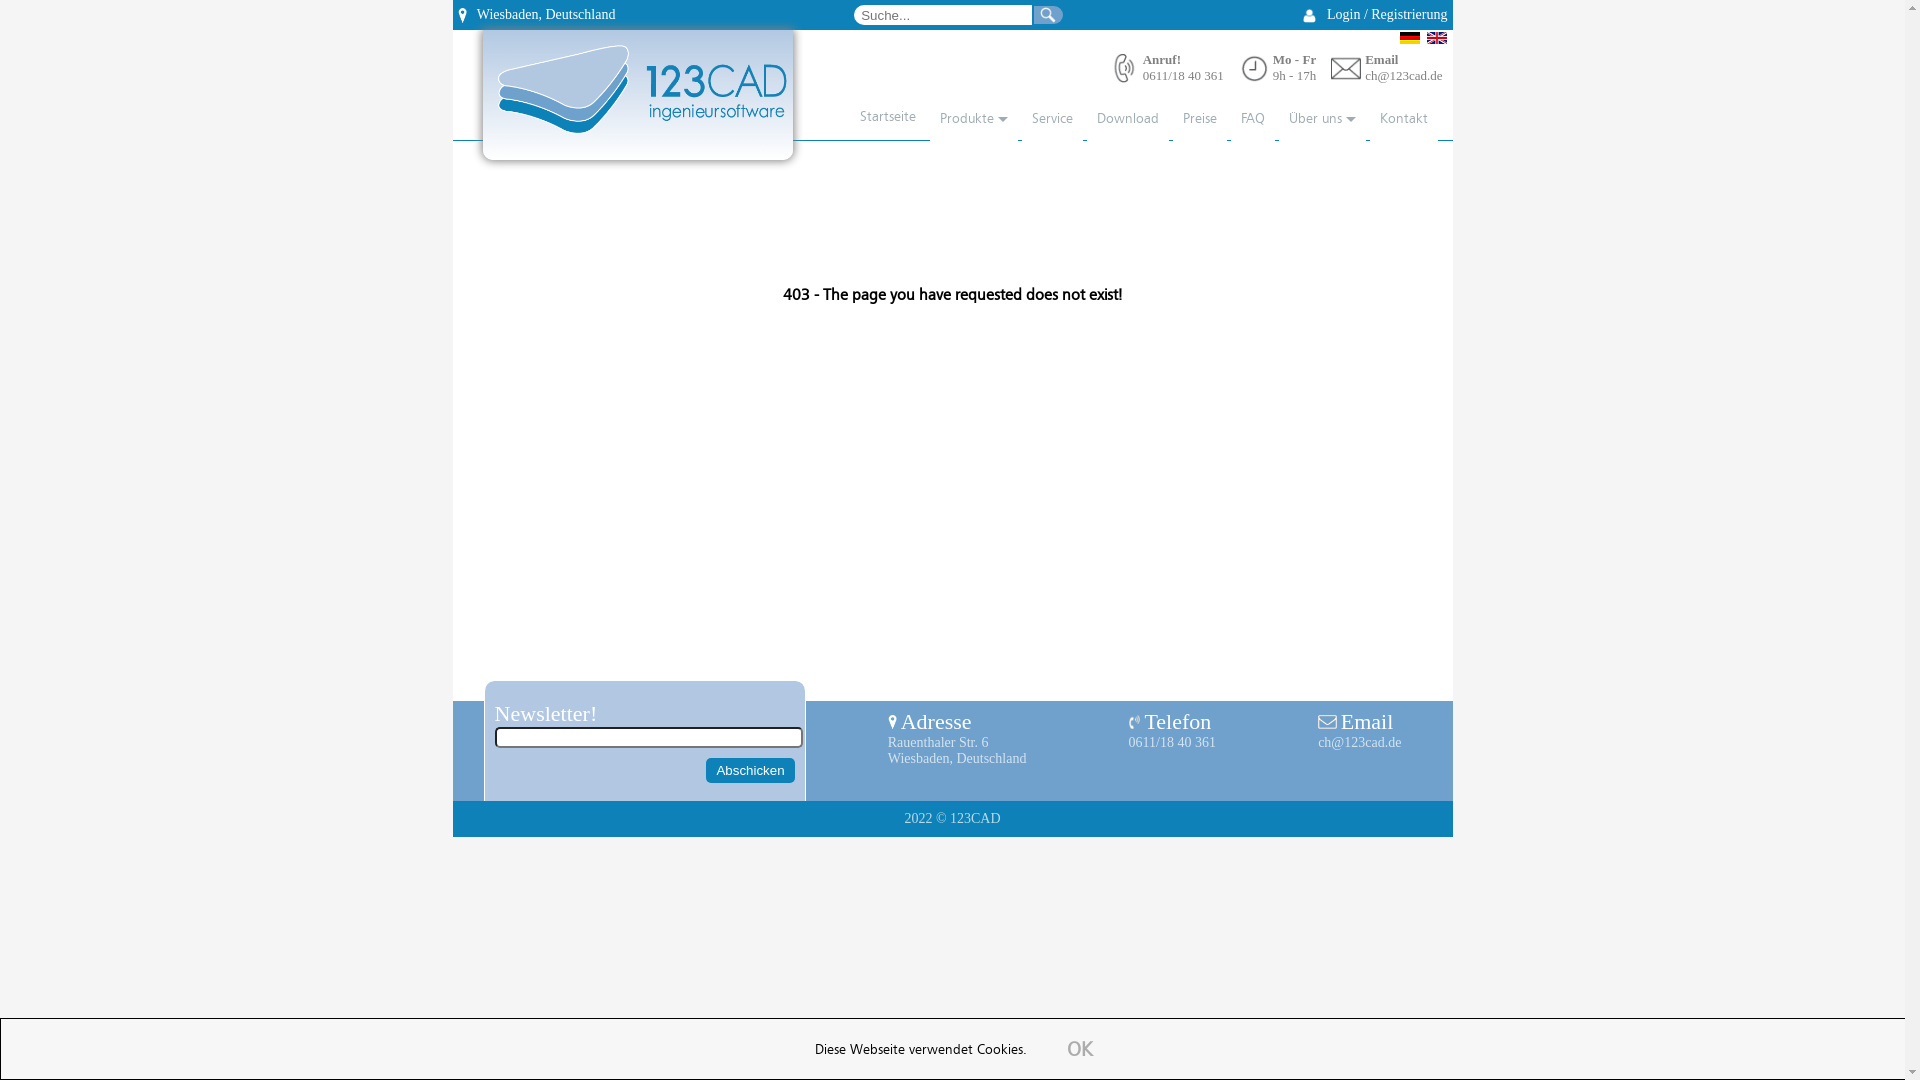 The width and height of the screenshot is (1920, 1080). I want to click on 'Abschicken', so click(748, 769).